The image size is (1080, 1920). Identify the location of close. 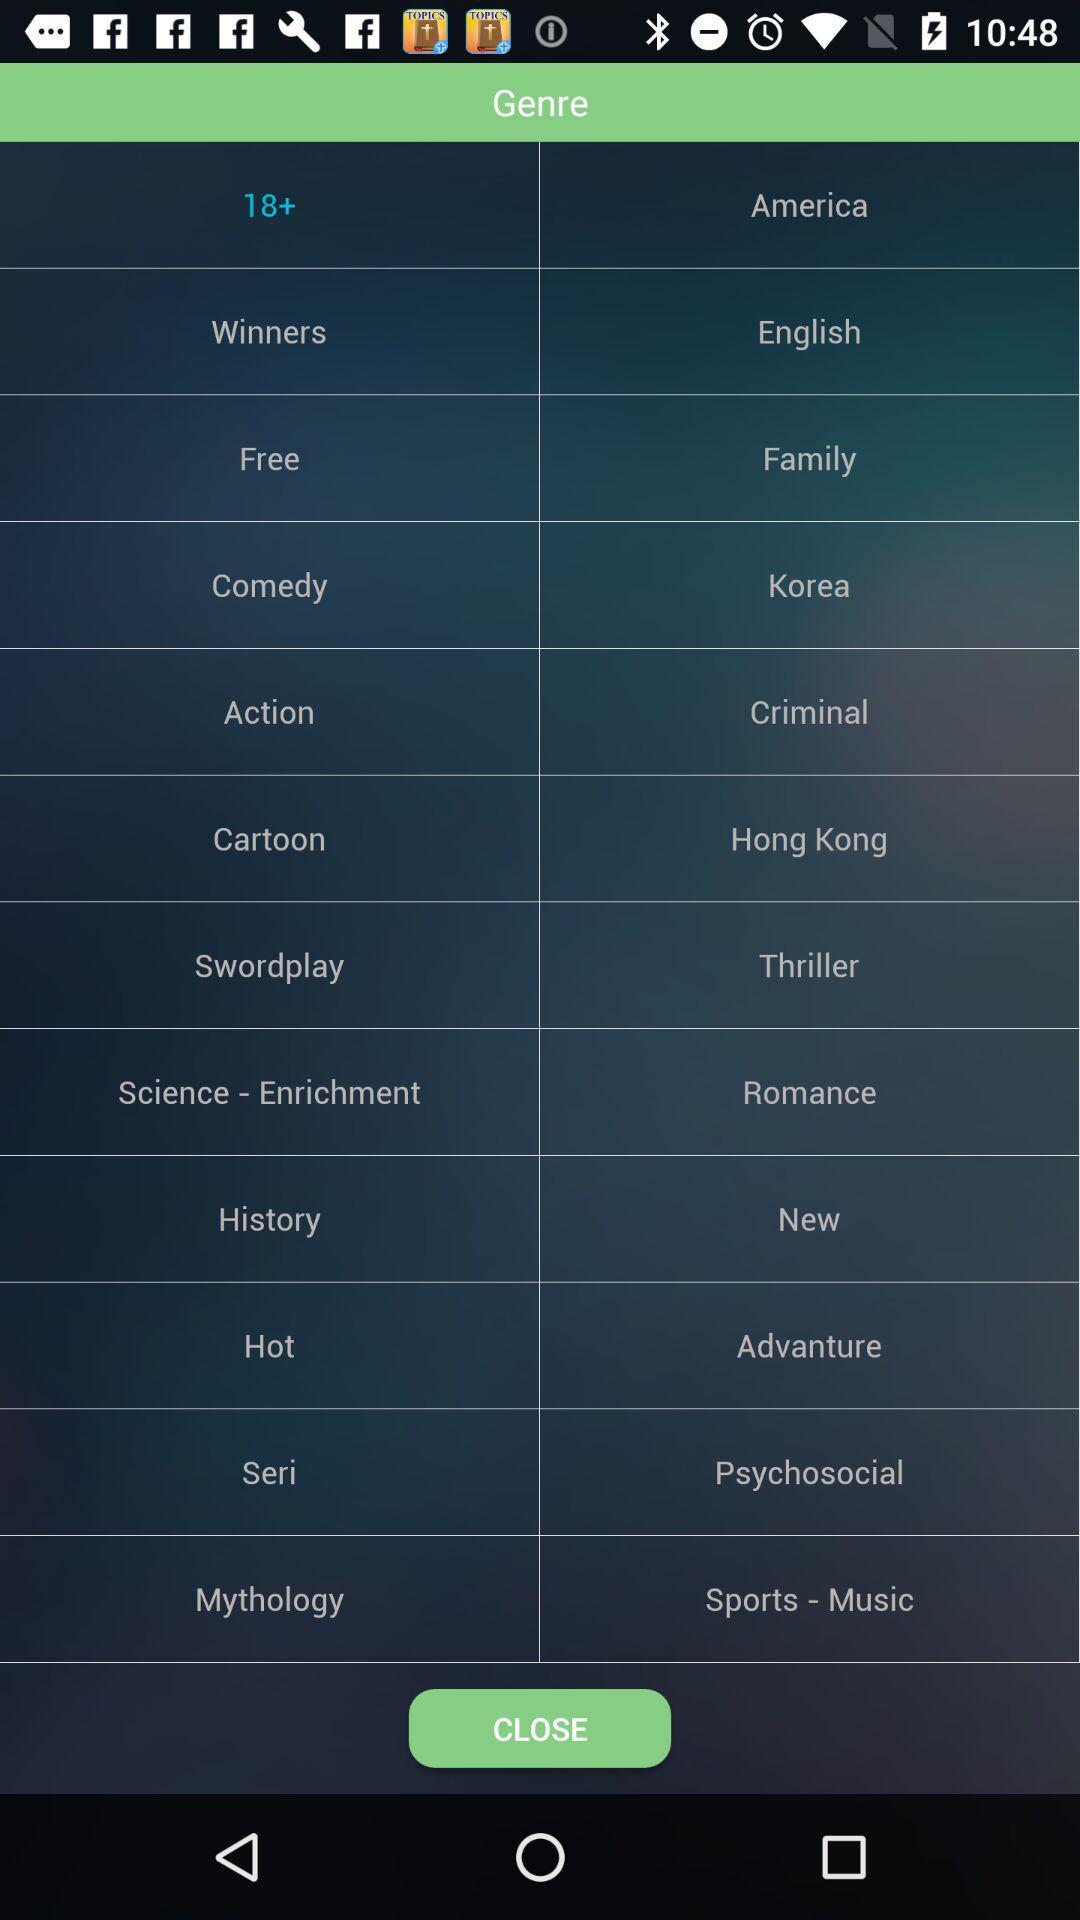
(540, 1727).